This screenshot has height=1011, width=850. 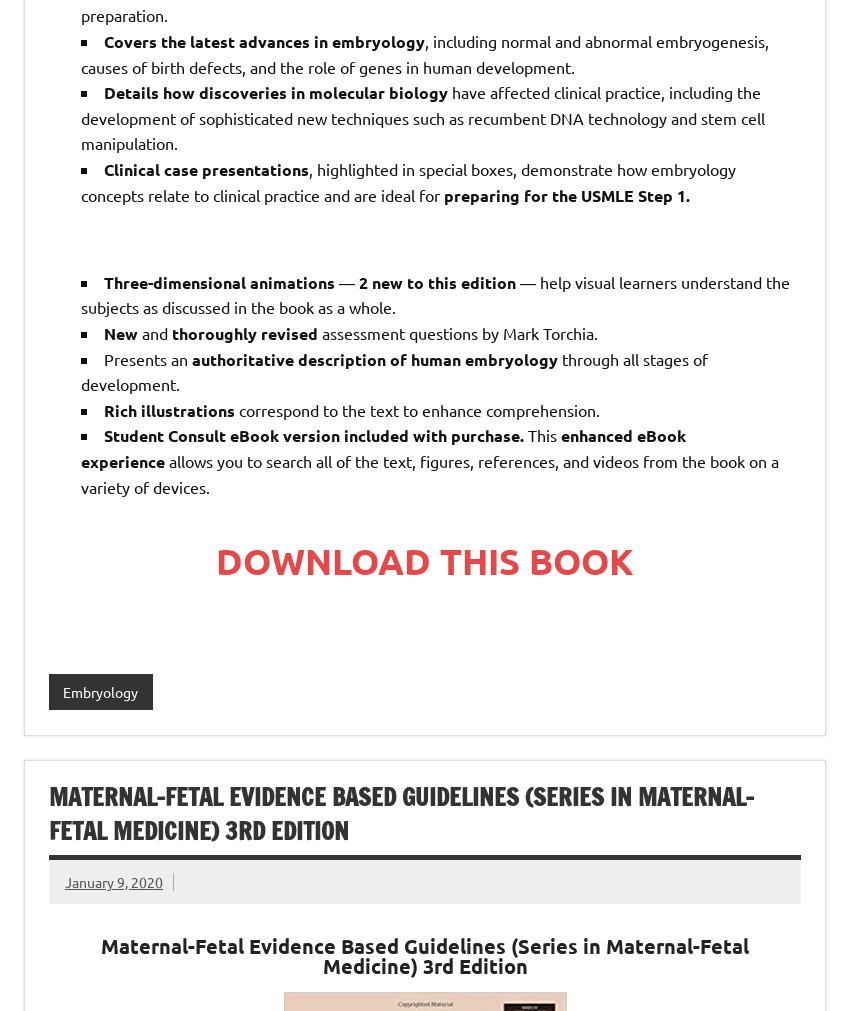 I want to click on 'Maternal-Fetal Evidence Based Guidelines (Series in Maternal-Fetal Medicine)', so click(x=425, y=956).